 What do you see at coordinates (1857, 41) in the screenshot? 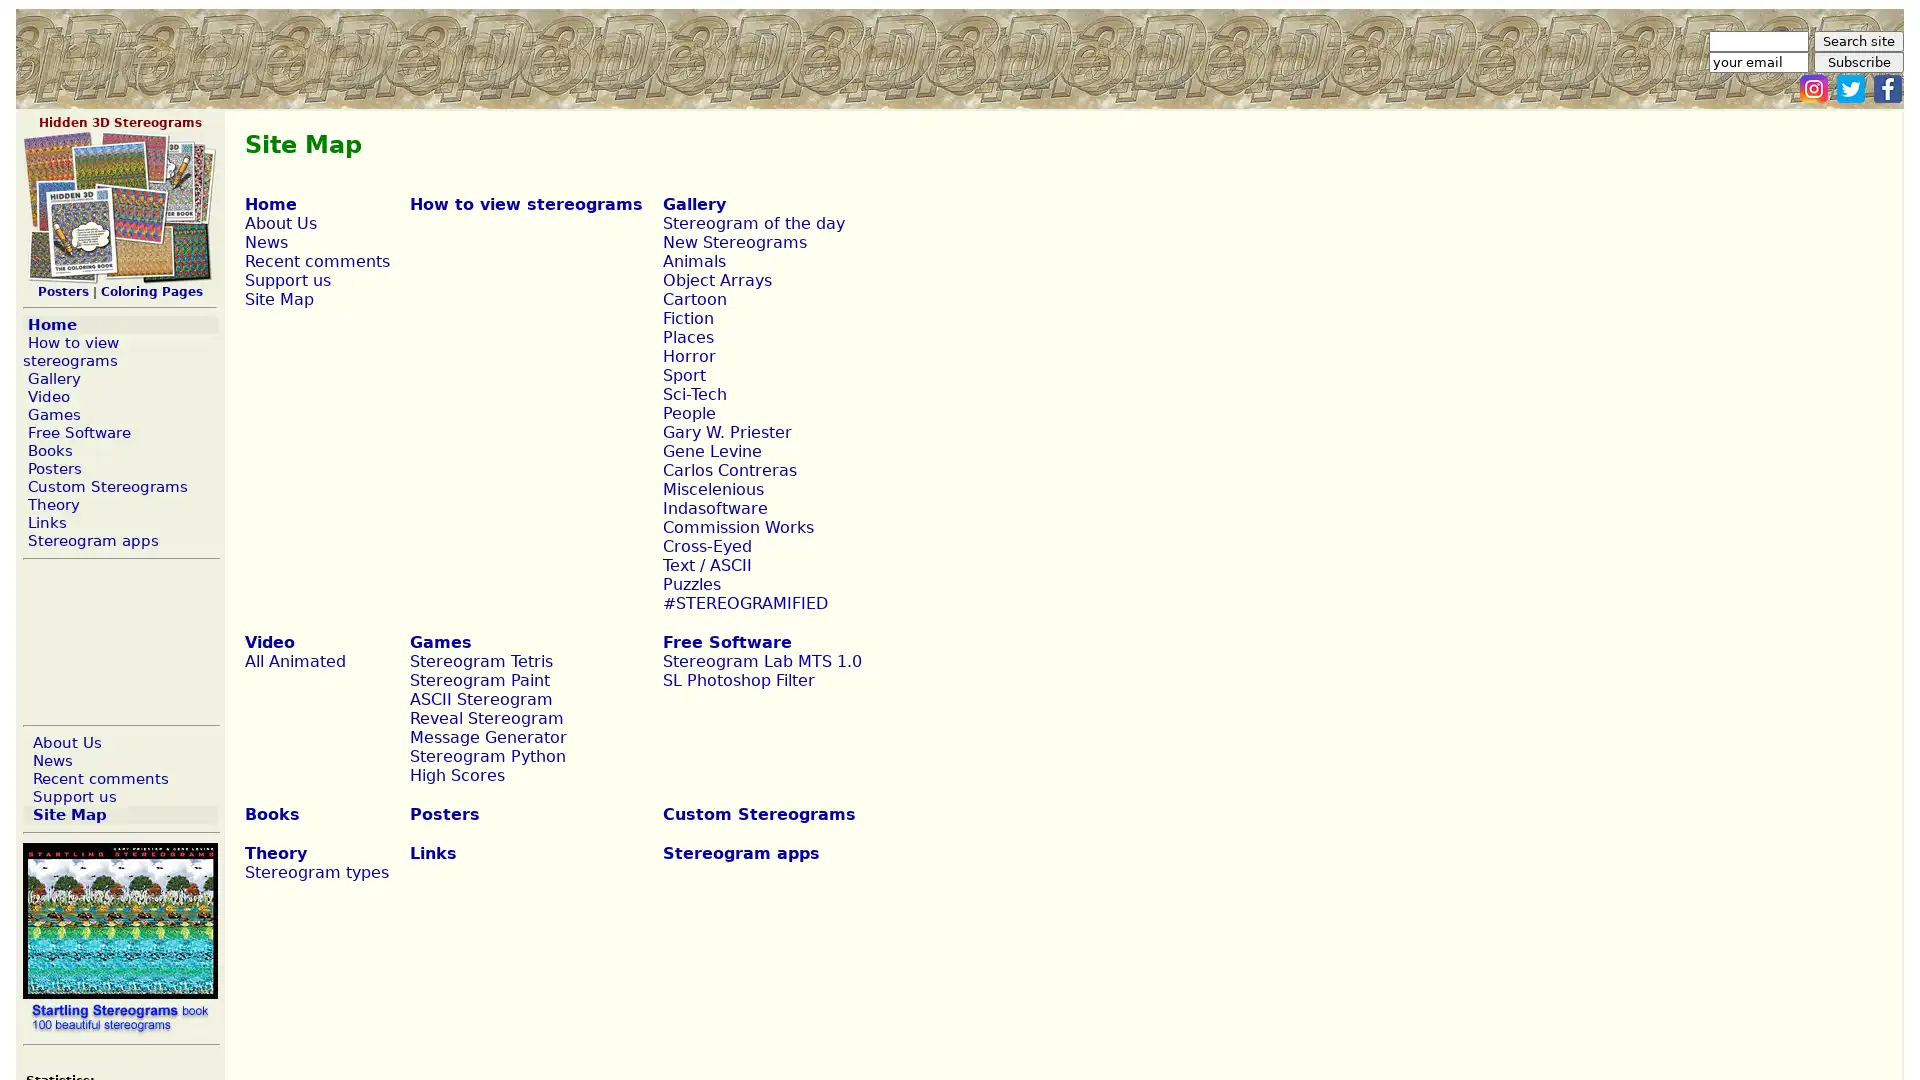
I see `Search site` at bounding box center [1857, 41].